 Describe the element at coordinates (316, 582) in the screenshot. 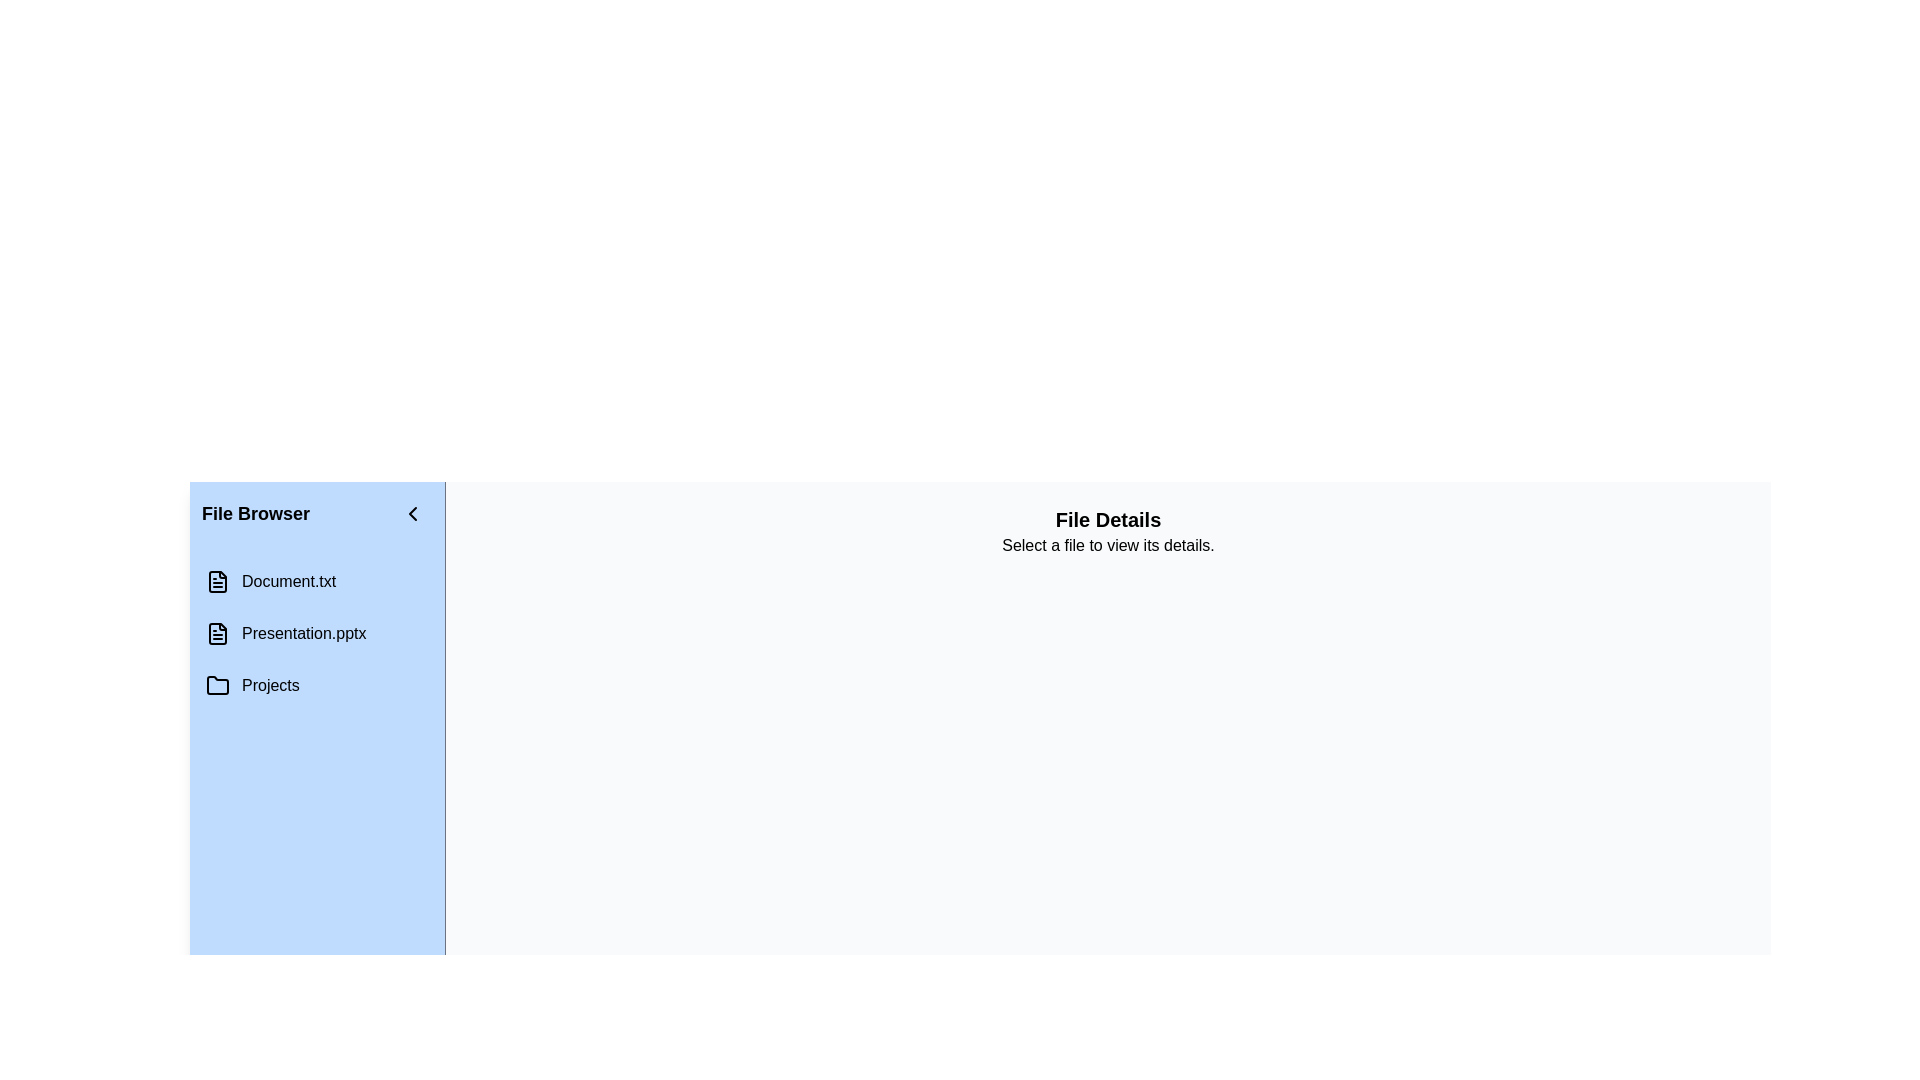

I see `the first list item in the sidebar that represents the file 'Document.txt'` at that location.